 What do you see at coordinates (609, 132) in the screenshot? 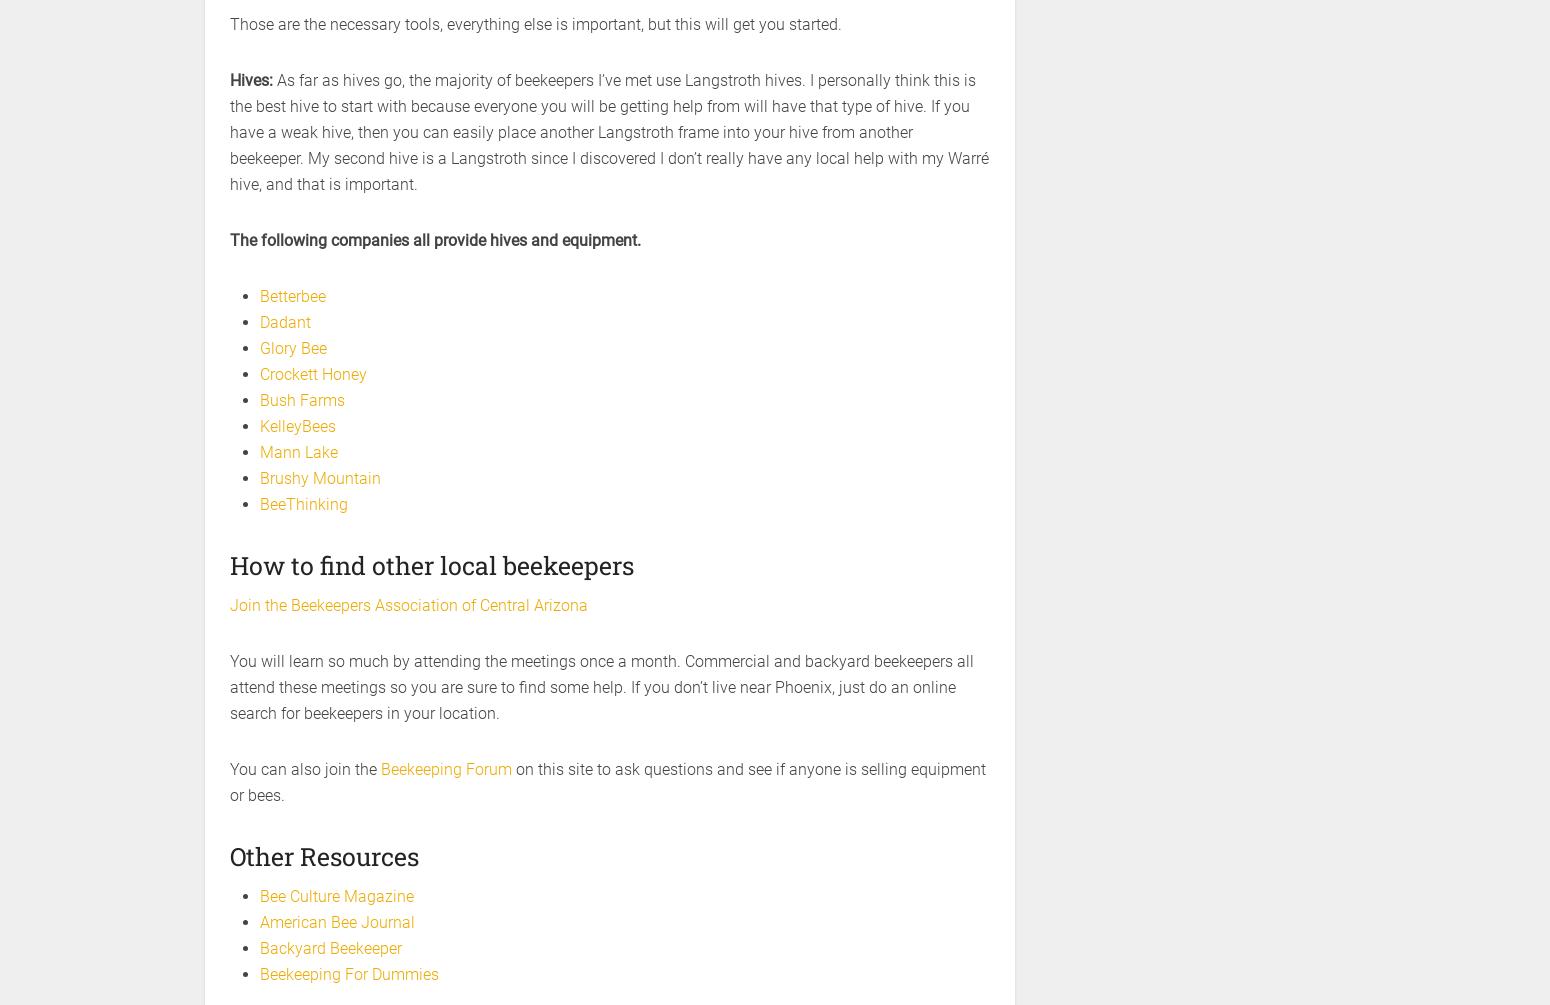
I see `'As far as hives go, the majority of beekeepers I’ve met use Langstroth hives. I personally think this is the best hive to start with because everyone you will be getting help from will have that type of hive. If you have a weak hive, then you can easily place another Langstroth frame into your hive from another beekeeper. My second hive is a Langstroth since I discovered I don’t really have any local help with my Warré hive, and that is important.'` at bounding box center [609, 132].